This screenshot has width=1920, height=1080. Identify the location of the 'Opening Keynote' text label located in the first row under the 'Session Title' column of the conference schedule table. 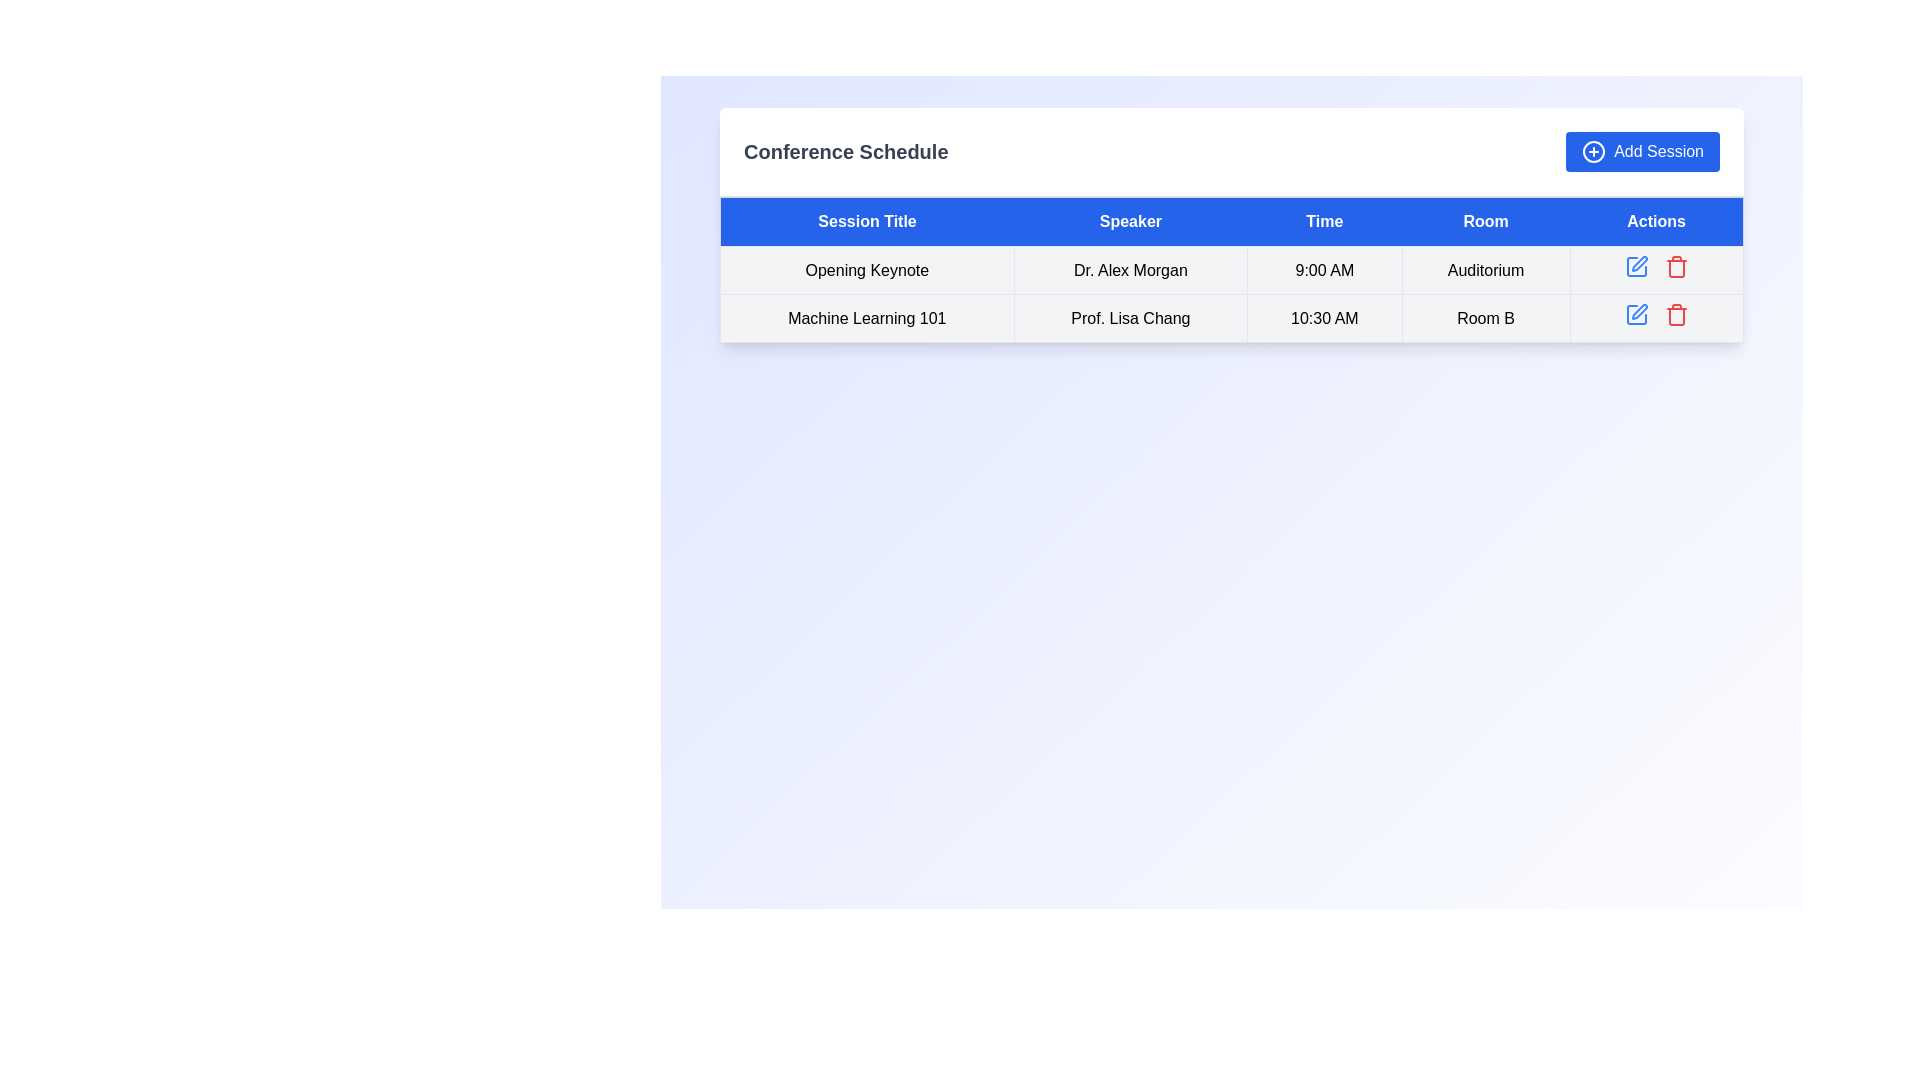
(867, 270).